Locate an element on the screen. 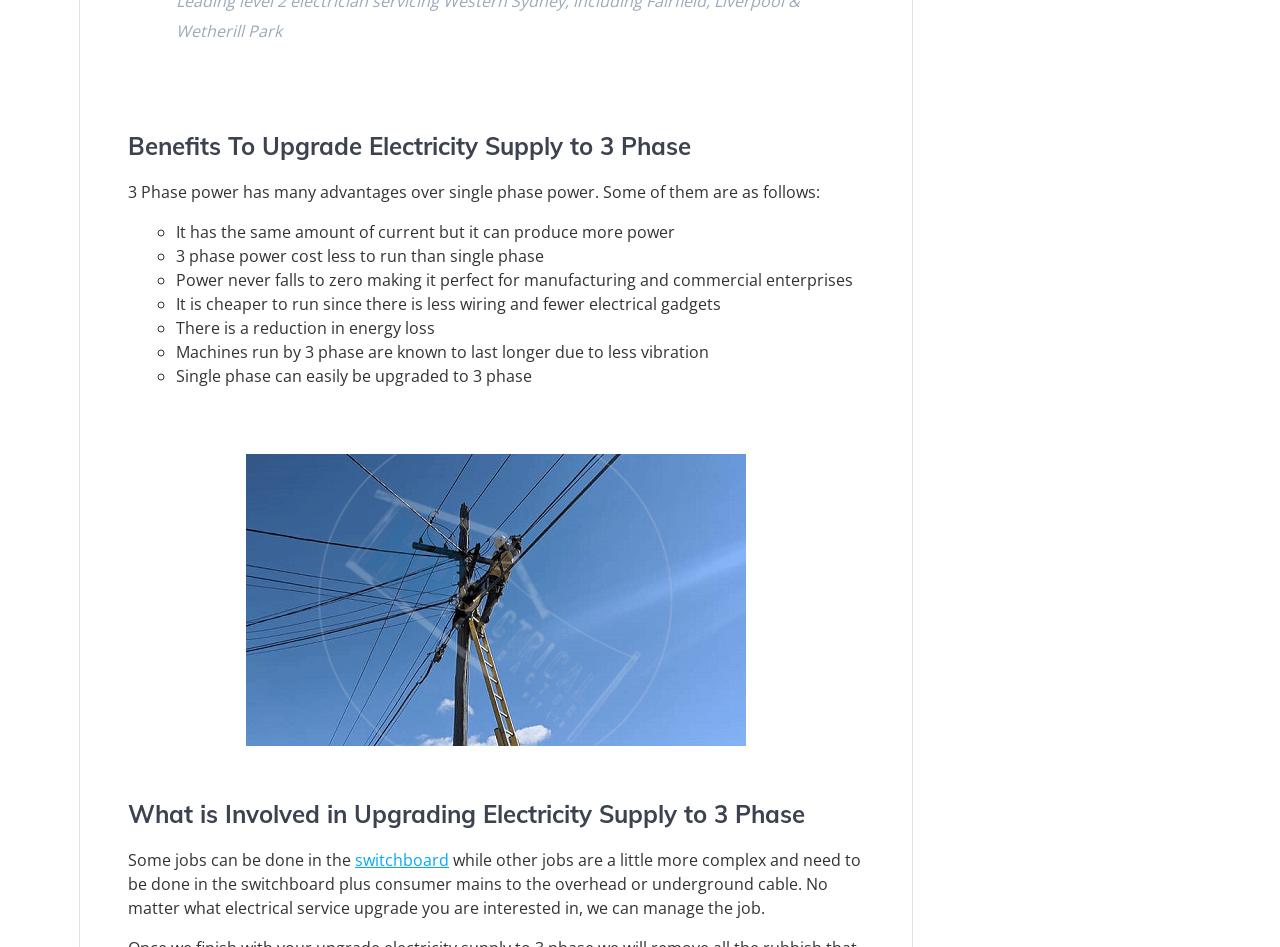 Image resolution: width=1280 pixels, height=947 pixels. '3 Phase power has many advantages over single phase power. Some of them are as follows:' is located at coordinates (472, 191).